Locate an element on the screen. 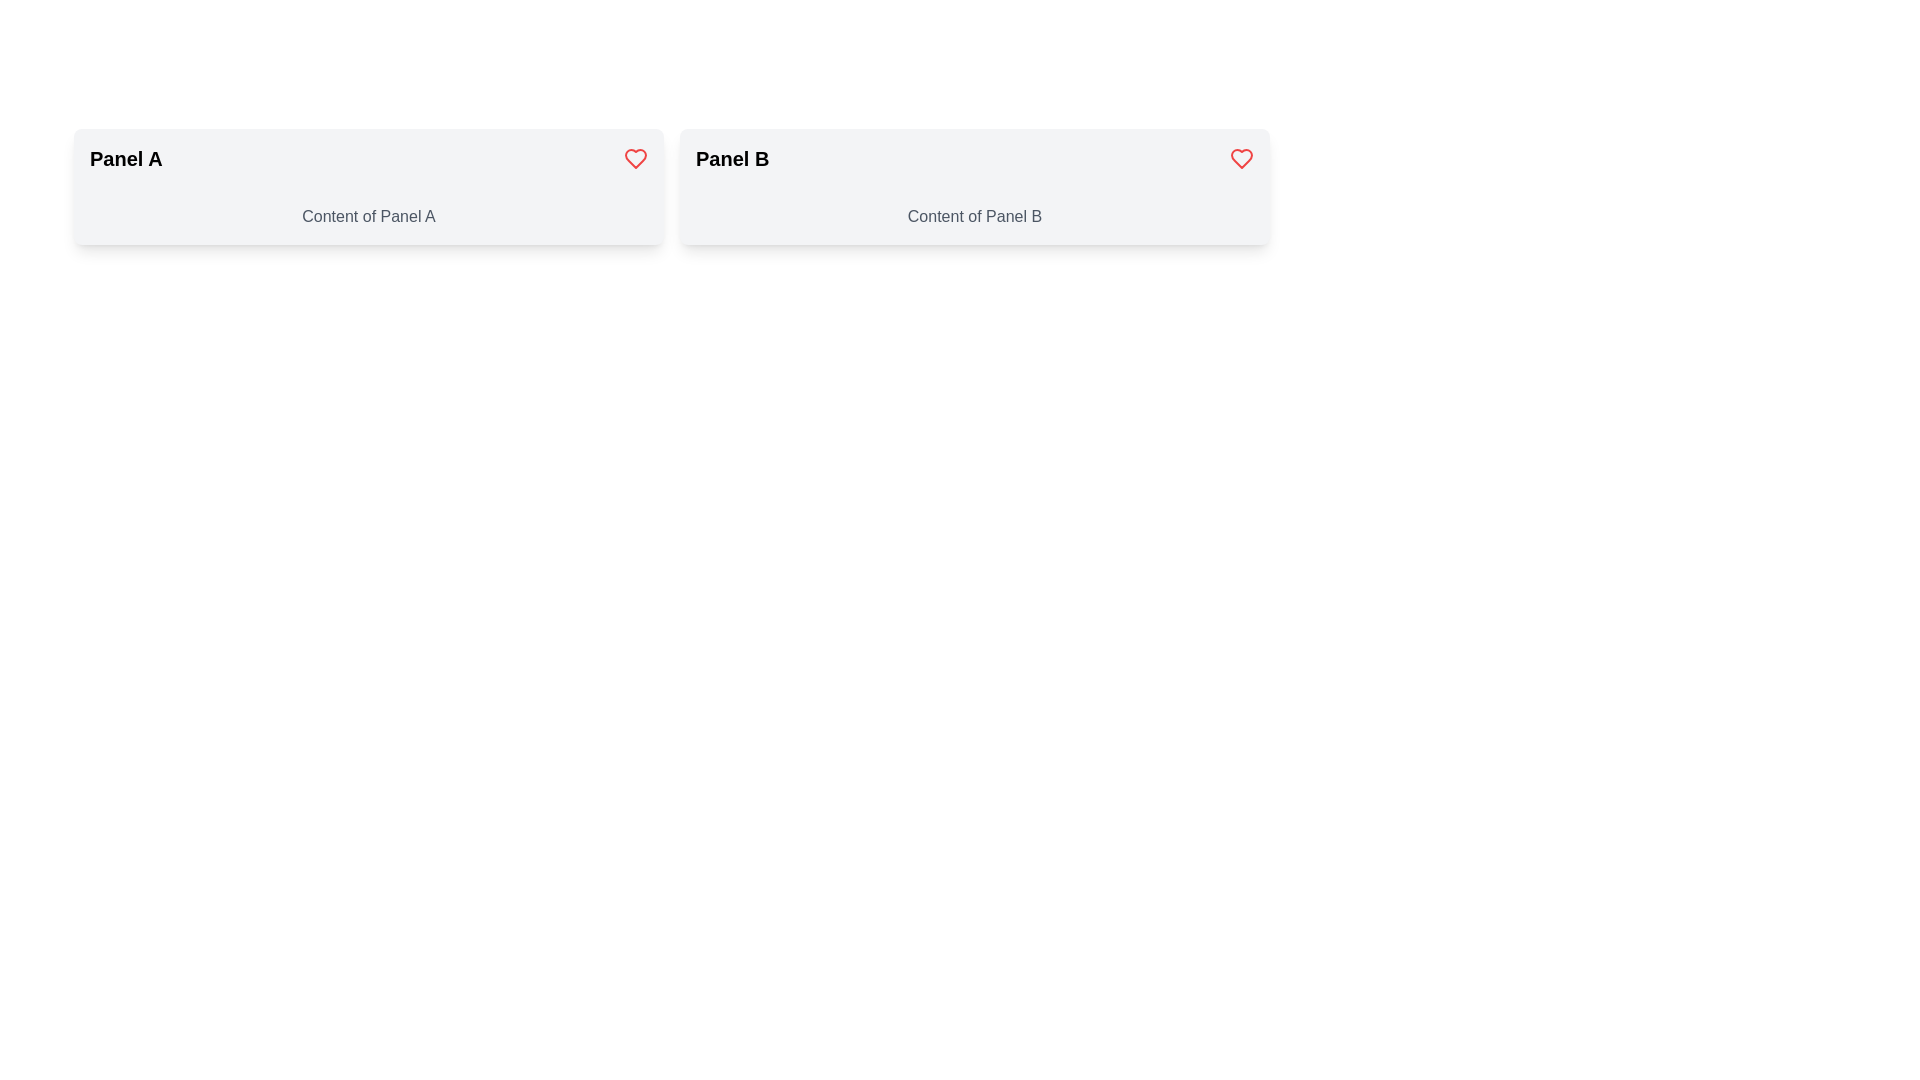 This screenshot has width=1920, height=1080. the text label displaying 'Content of Panel B' located in the lower half of the 'Panel B' card is located at coordinates (974, 216).